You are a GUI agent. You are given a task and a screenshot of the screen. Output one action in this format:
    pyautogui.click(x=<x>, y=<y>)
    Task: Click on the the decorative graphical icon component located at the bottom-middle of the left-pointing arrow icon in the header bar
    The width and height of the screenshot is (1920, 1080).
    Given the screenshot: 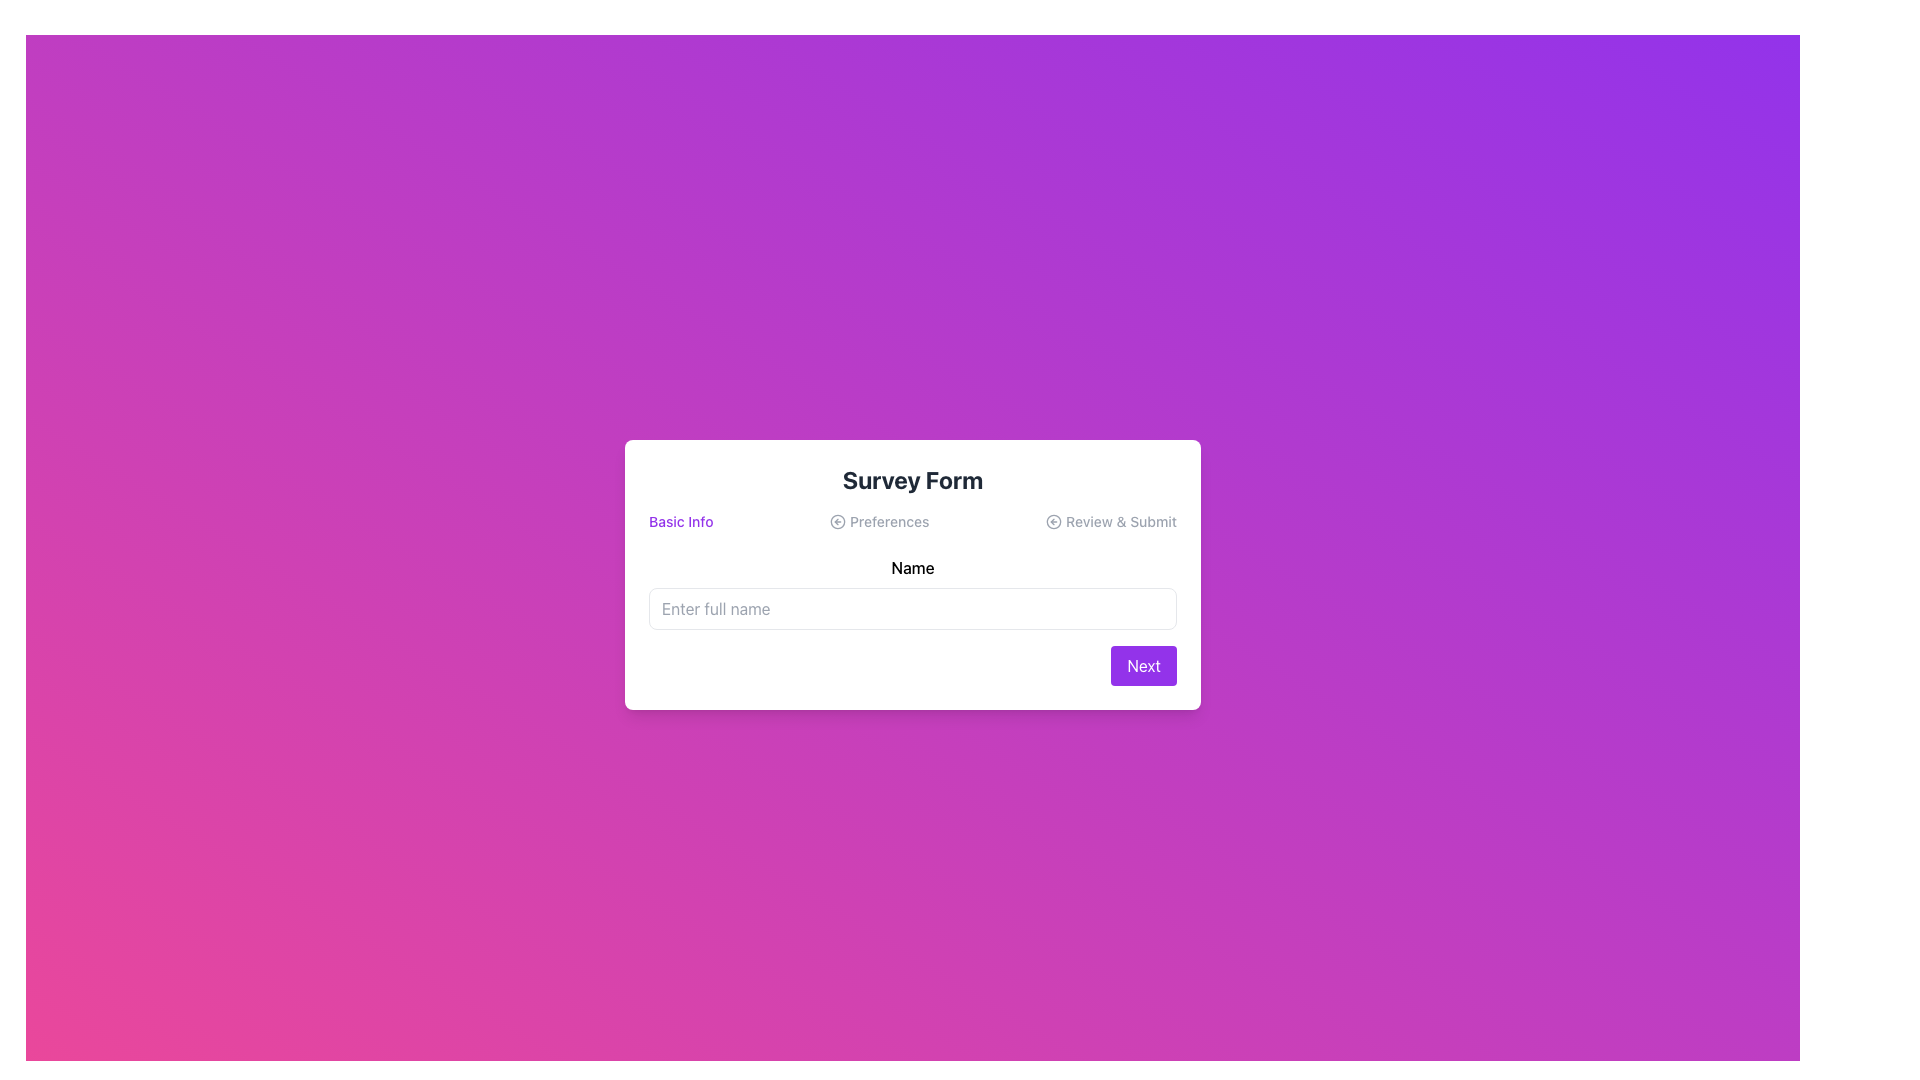 What is the action you would take?
    pyautogui.click(x=1053, y=520)
    